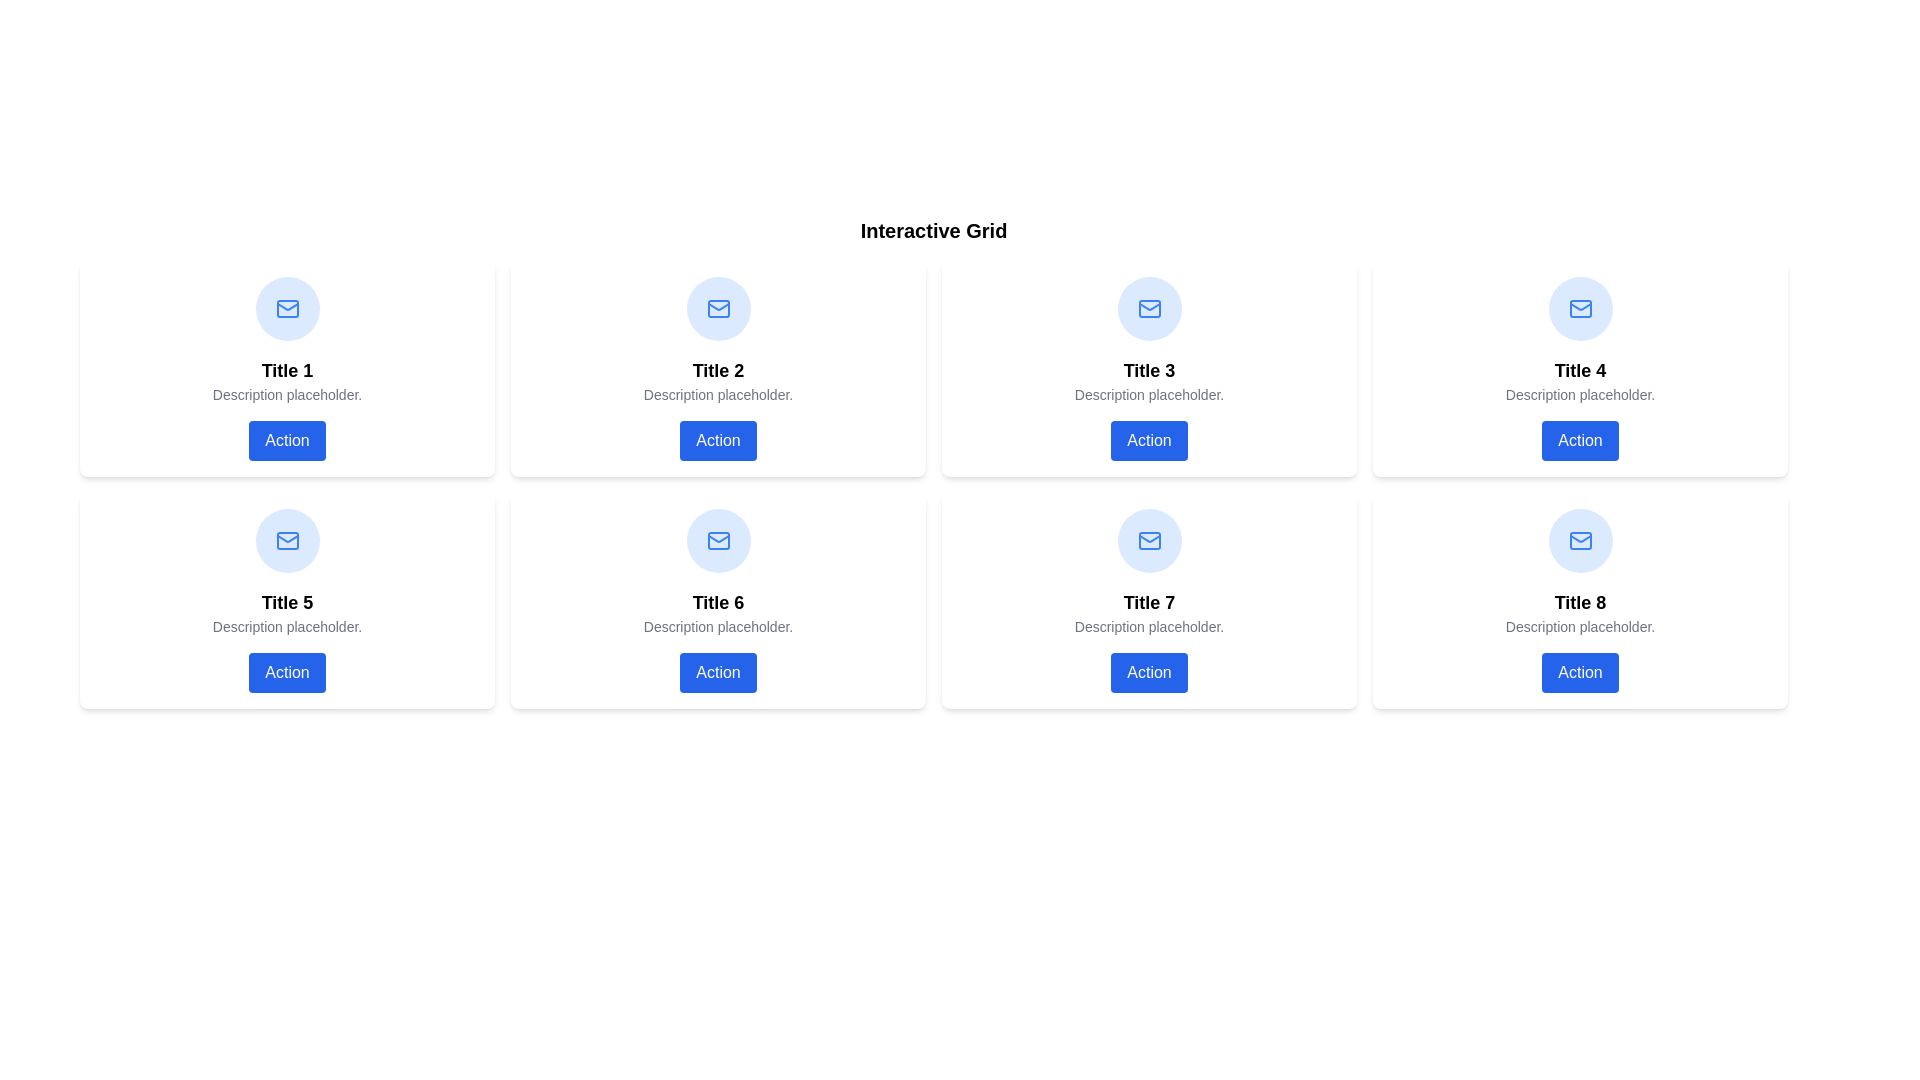 This screenshot has width=1920, height=1080. What do you see at coordinates (286, 308) in the screenshot?
I see `the blue circular icon with a mail symbol inside, located at the top center of the card titled 'Title 1'` at bounding box center [286, 308].